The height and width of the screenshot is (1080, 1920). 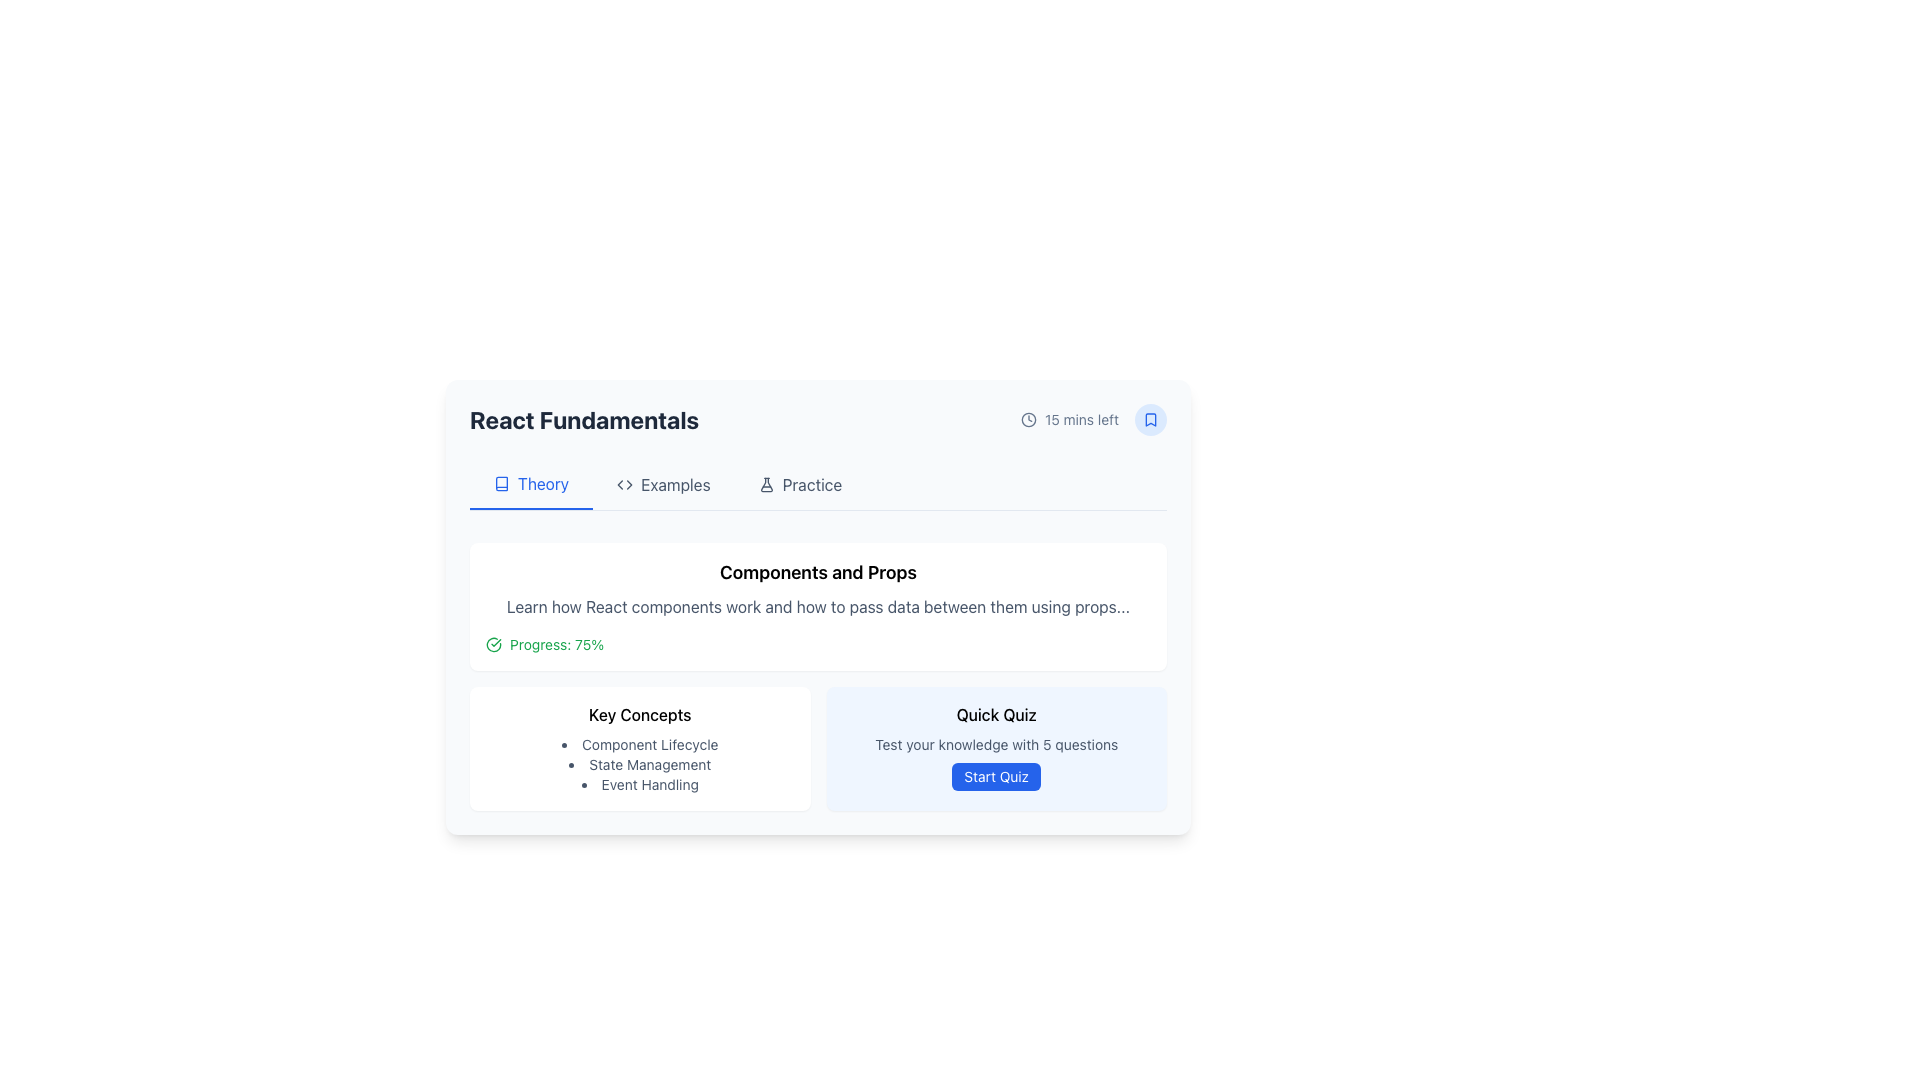 I want to click on text displayed in the time information label located in the top-right section of the central content card, aligned to the right of the clock icon, so click(x=1080, y=419).